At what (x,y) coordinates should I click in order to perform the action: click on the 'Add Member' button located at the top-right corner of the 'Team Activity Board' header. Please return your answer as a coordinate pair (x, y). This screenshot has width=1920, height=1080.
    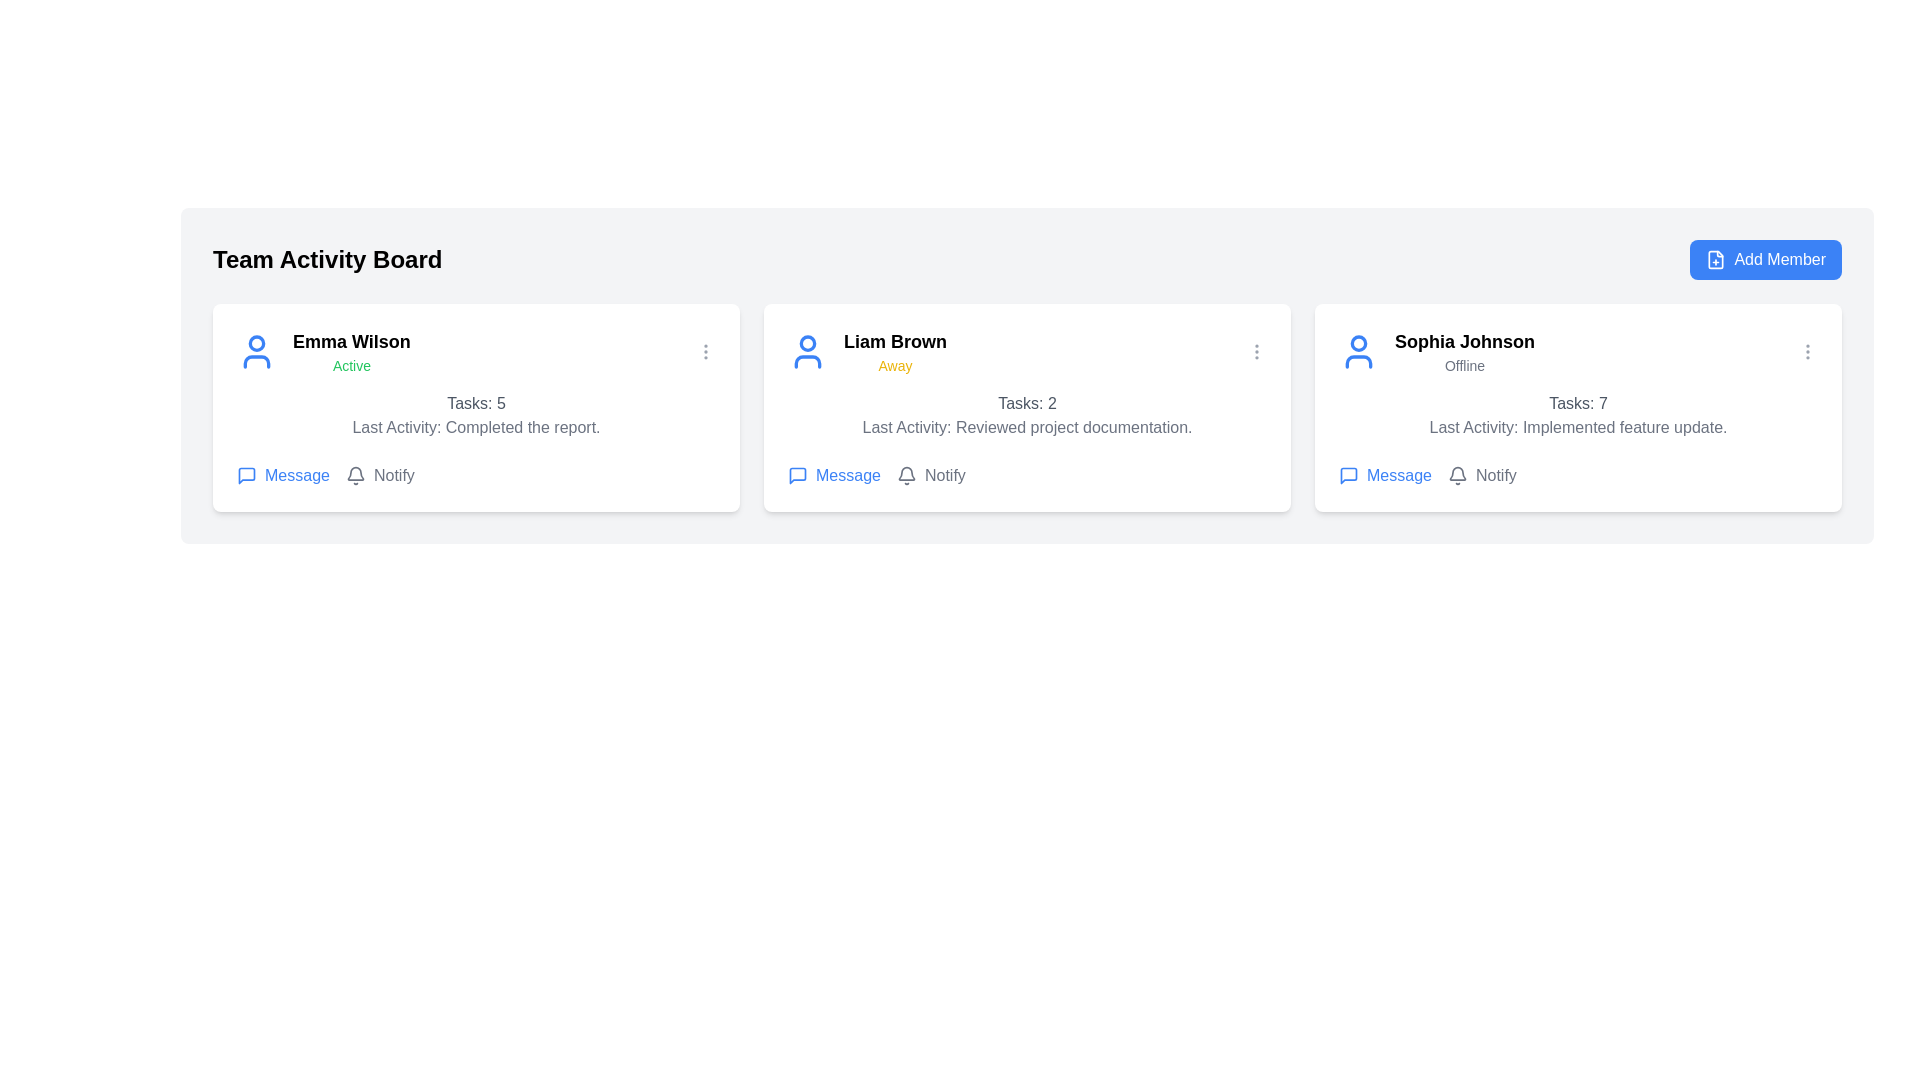
    Looking at the image, I should click on (1766, 258).